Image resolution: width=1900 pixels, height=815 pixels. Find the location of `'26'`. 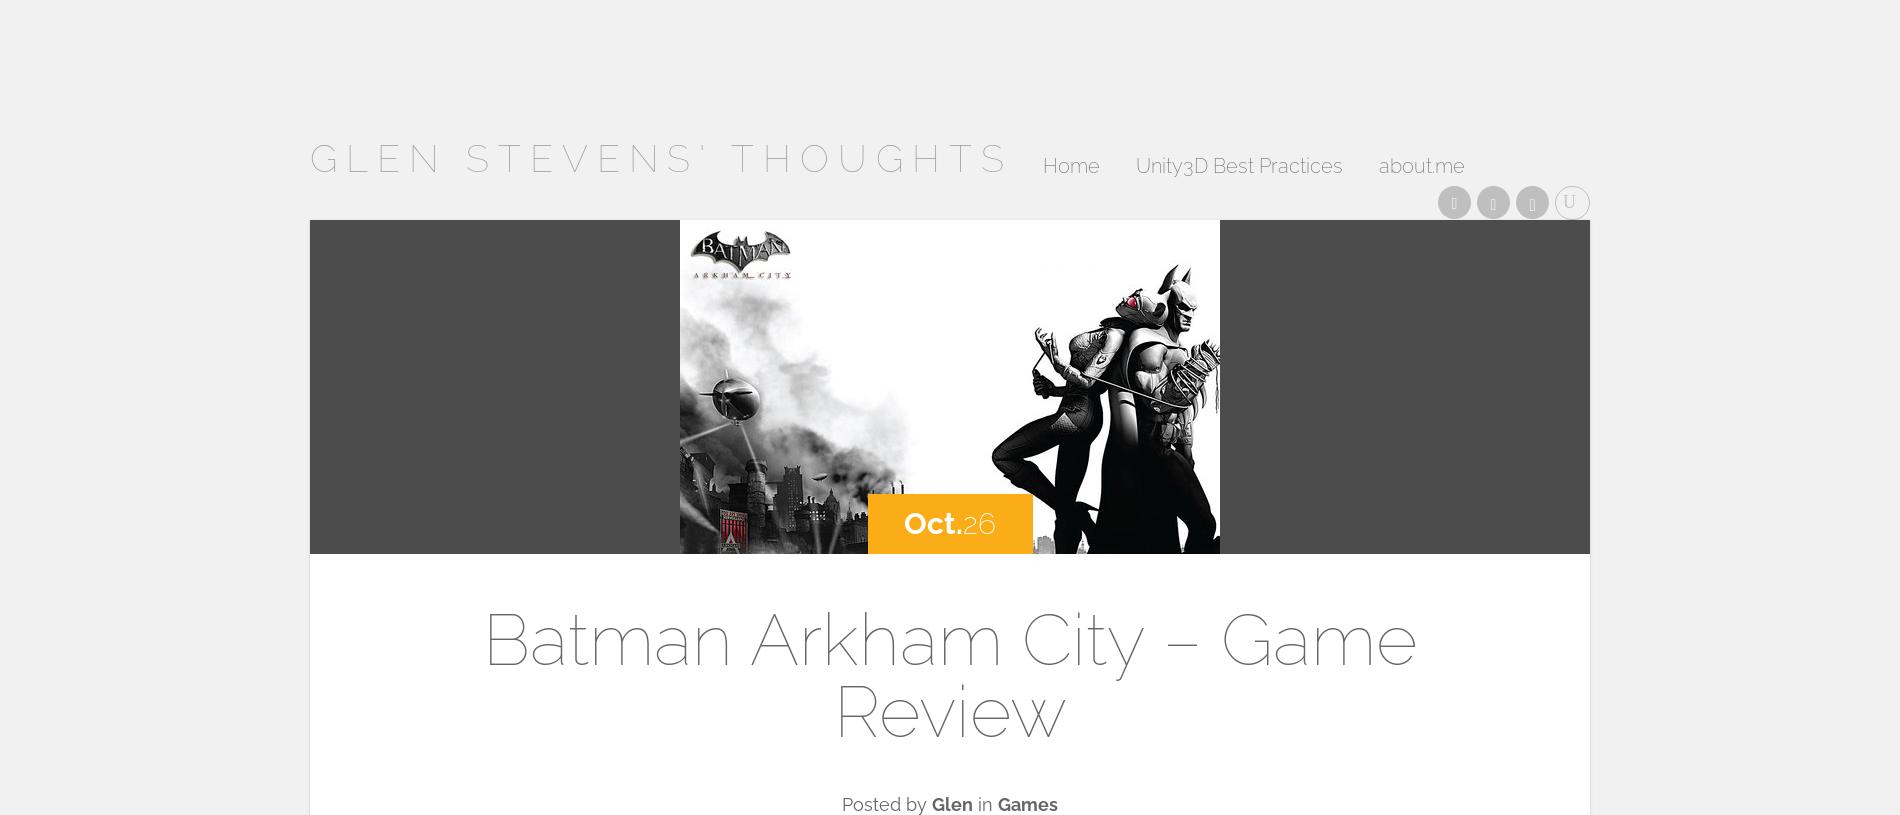

'26' is located at coordinates (962, 523).